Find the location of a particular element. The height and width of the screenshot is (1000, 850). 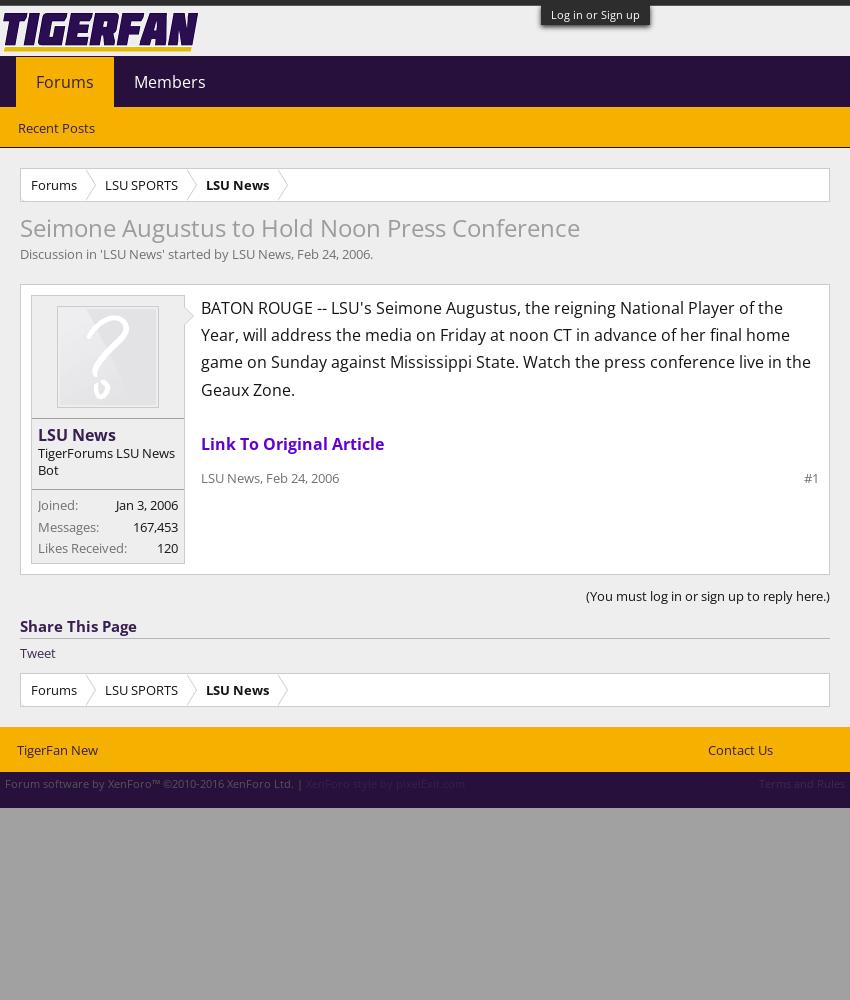

'XenForo style by pixelExit.com' is located at coordinates (385, 783).